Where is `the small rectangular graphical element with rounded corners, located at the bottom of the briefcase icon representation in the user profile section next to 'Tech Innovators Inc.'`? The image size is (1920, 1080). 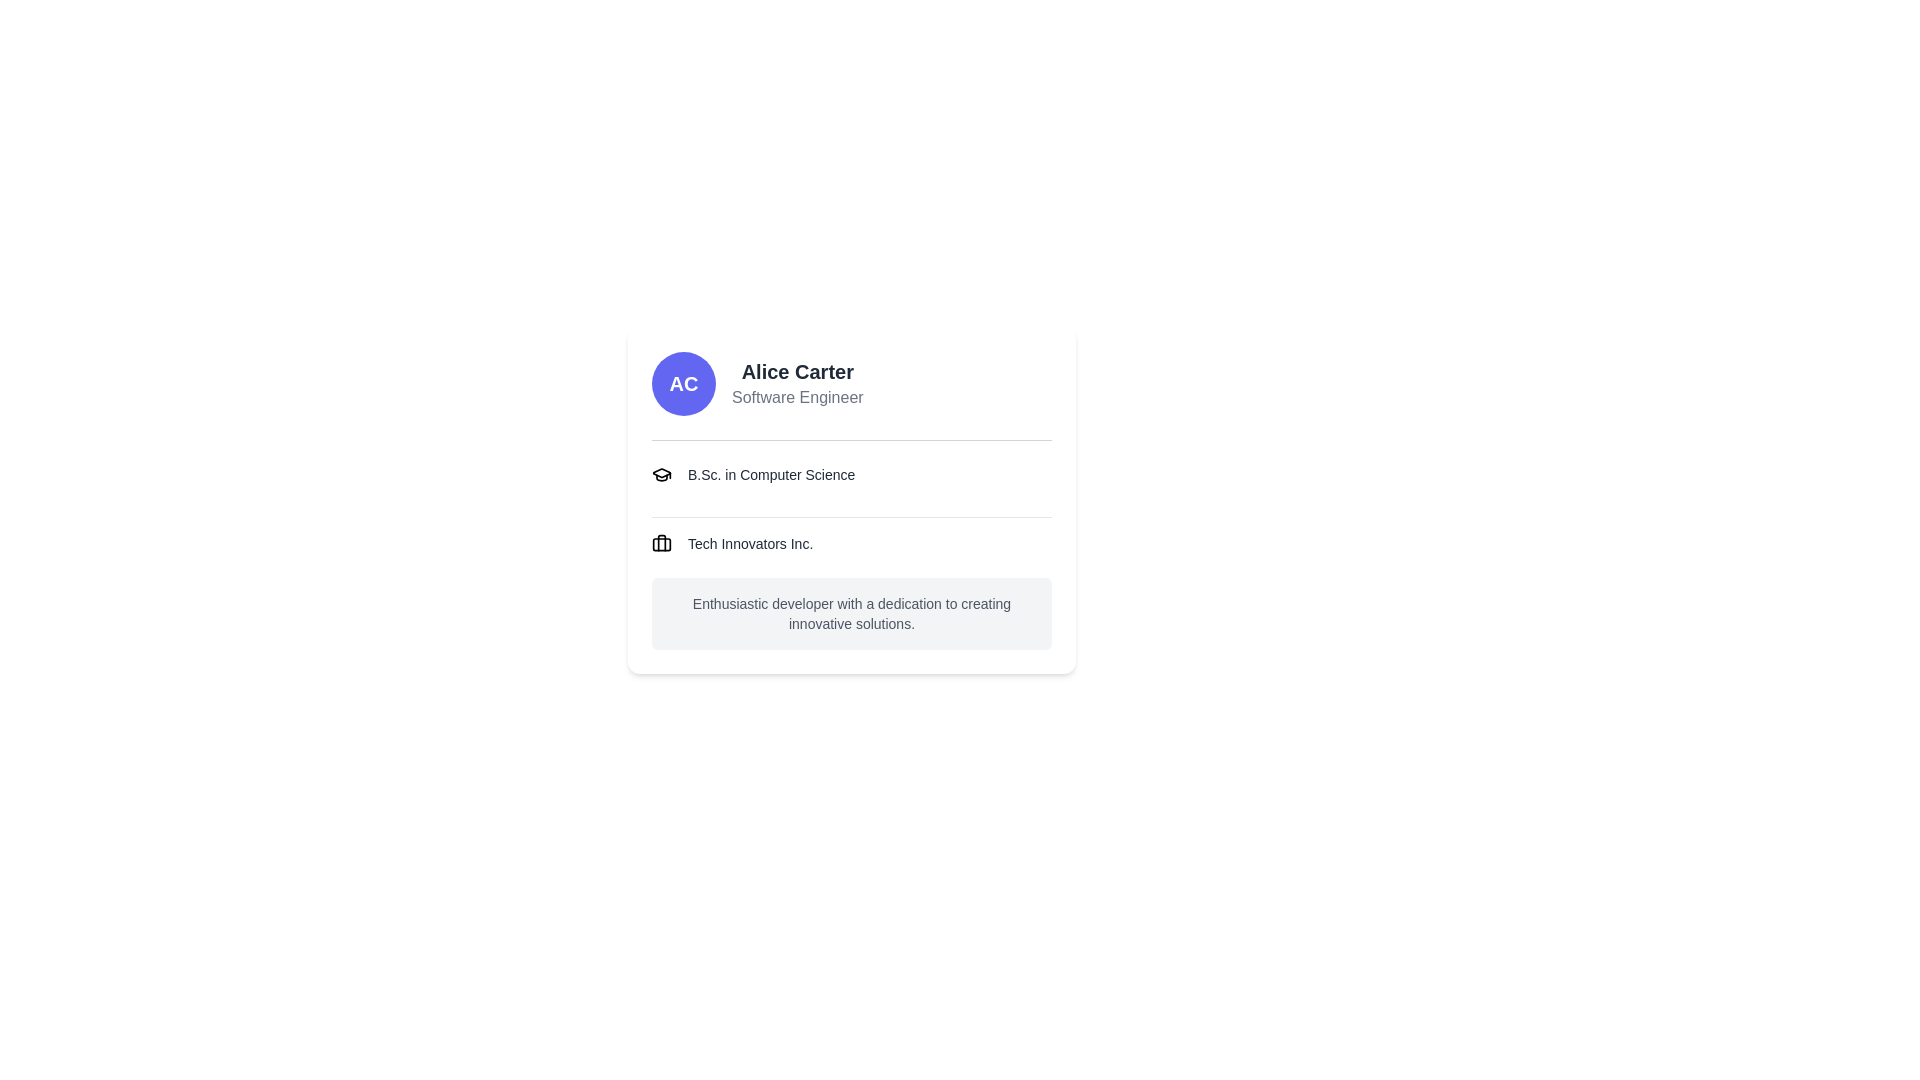
the small rectangular graphical element with rounded corners, located at the bottom of the briefcase icon representation in the user profile section next to 'Tech Innovators Inc.' is located at coordinates (662, 543).